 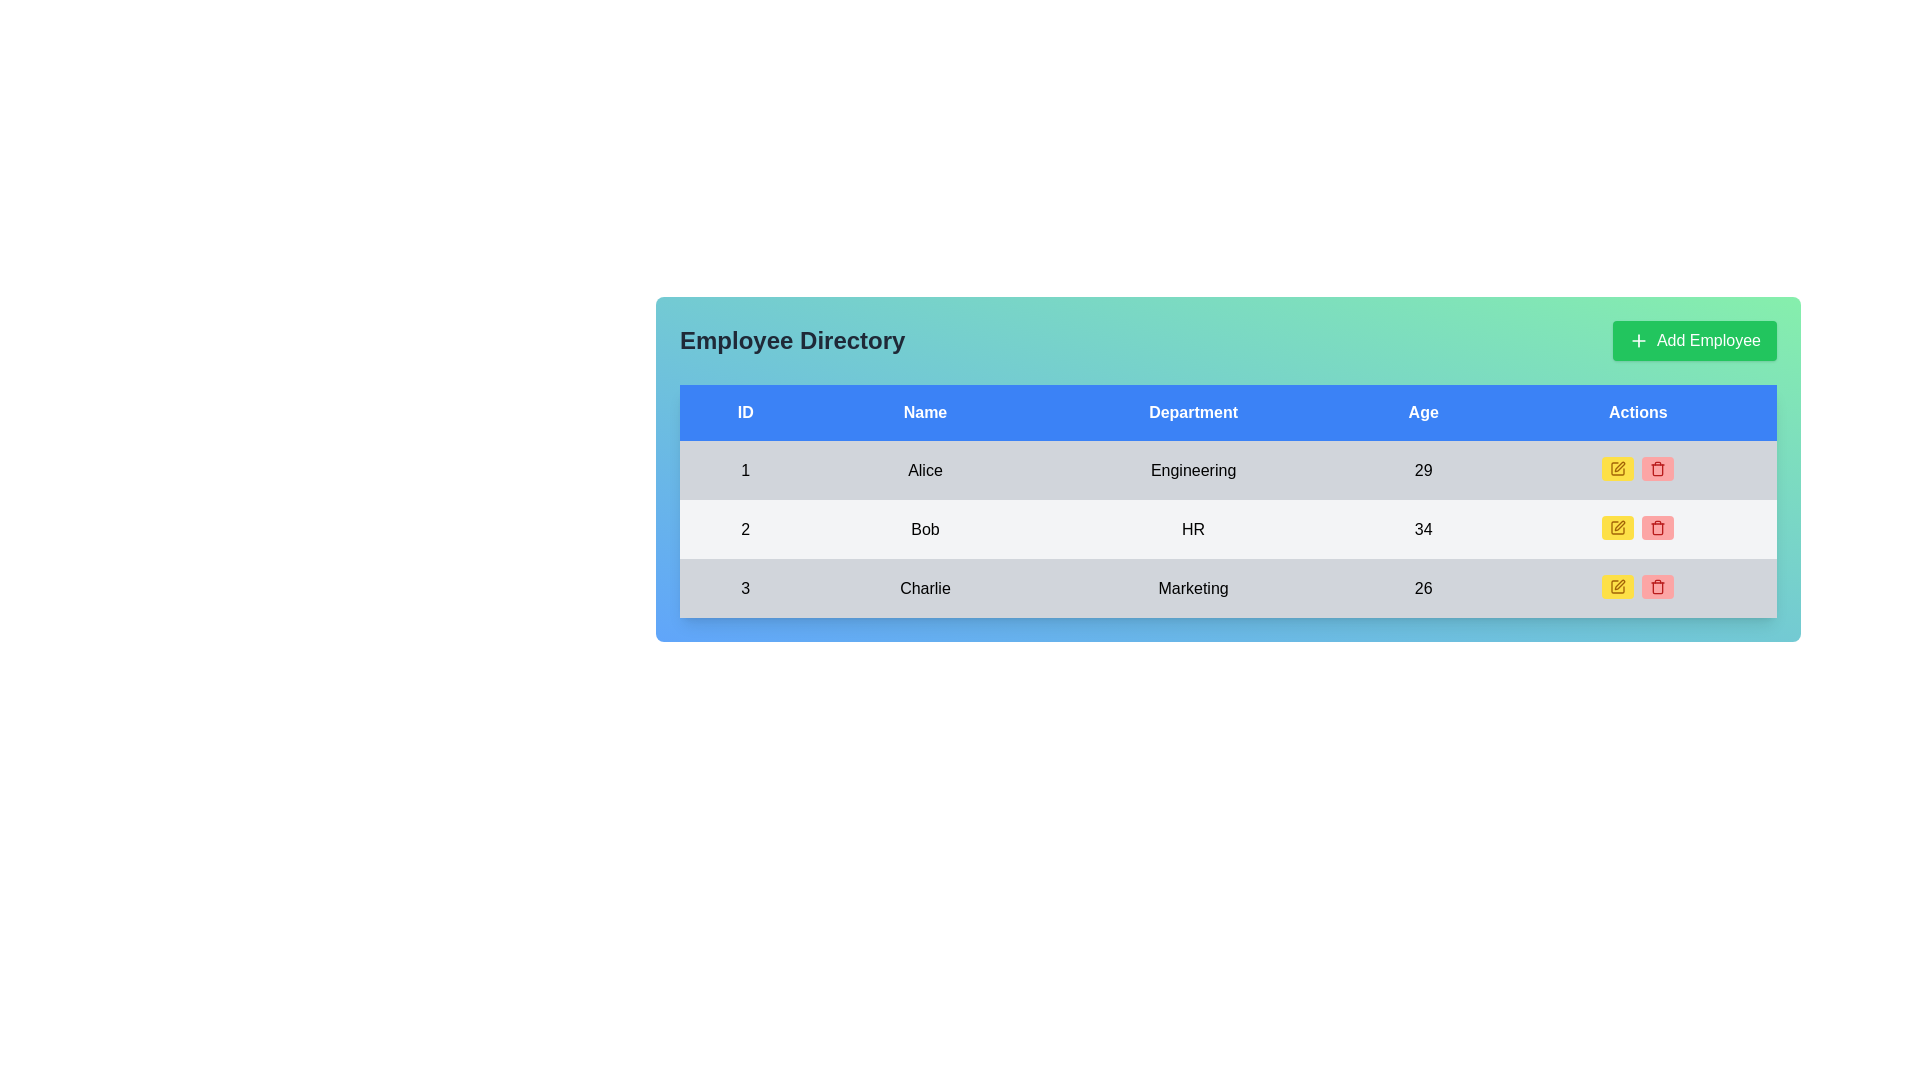 What do you see at coordinates (1620, 466) in the screenshot?
I see `the yellow pen icon in the 'Actions' column of the first row in the data table` at bounding box center [1620, 466].